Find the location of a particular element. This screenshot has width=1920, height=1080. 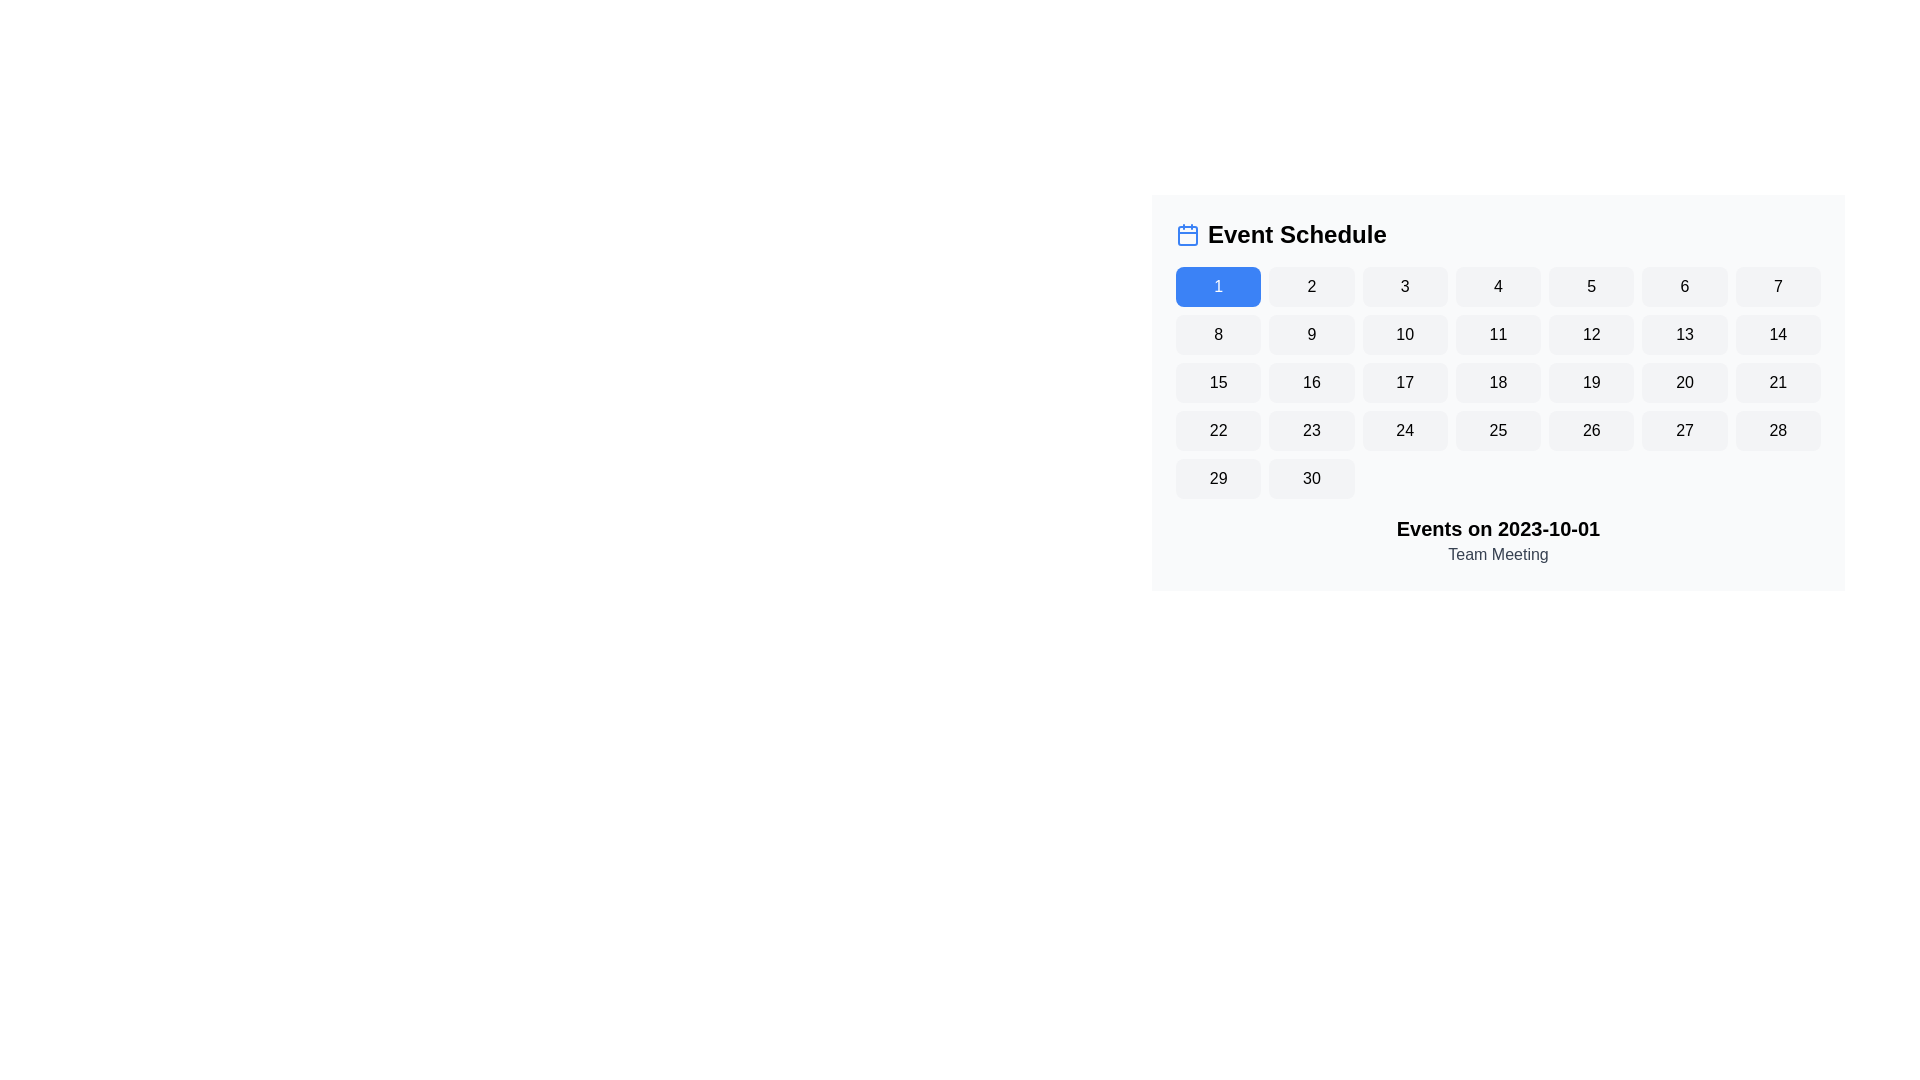

the clickable calendar date box displaying '26' is located at coordinates (1590, 430).